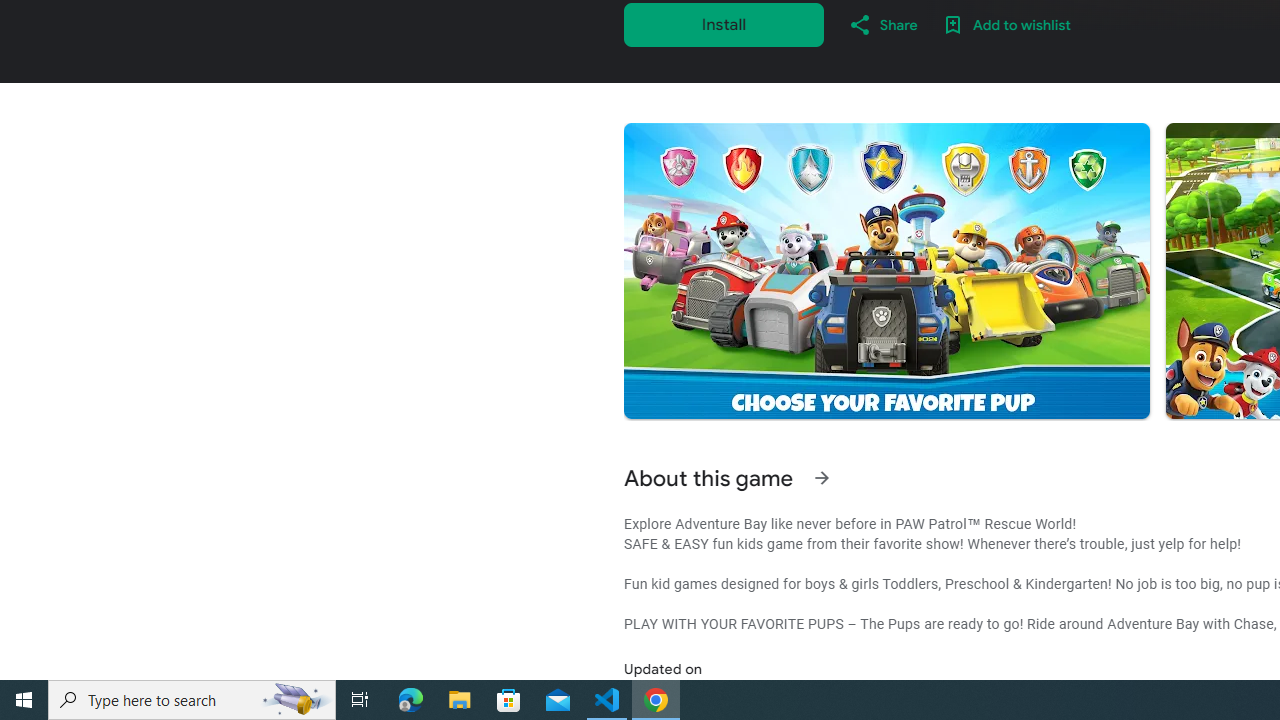 This screenshot has height=720, width=1280. What do you see at coordinates (1006, 24) in the screenshot?
I see `'Add to wishlist'` at bounding box center [1006, 24].